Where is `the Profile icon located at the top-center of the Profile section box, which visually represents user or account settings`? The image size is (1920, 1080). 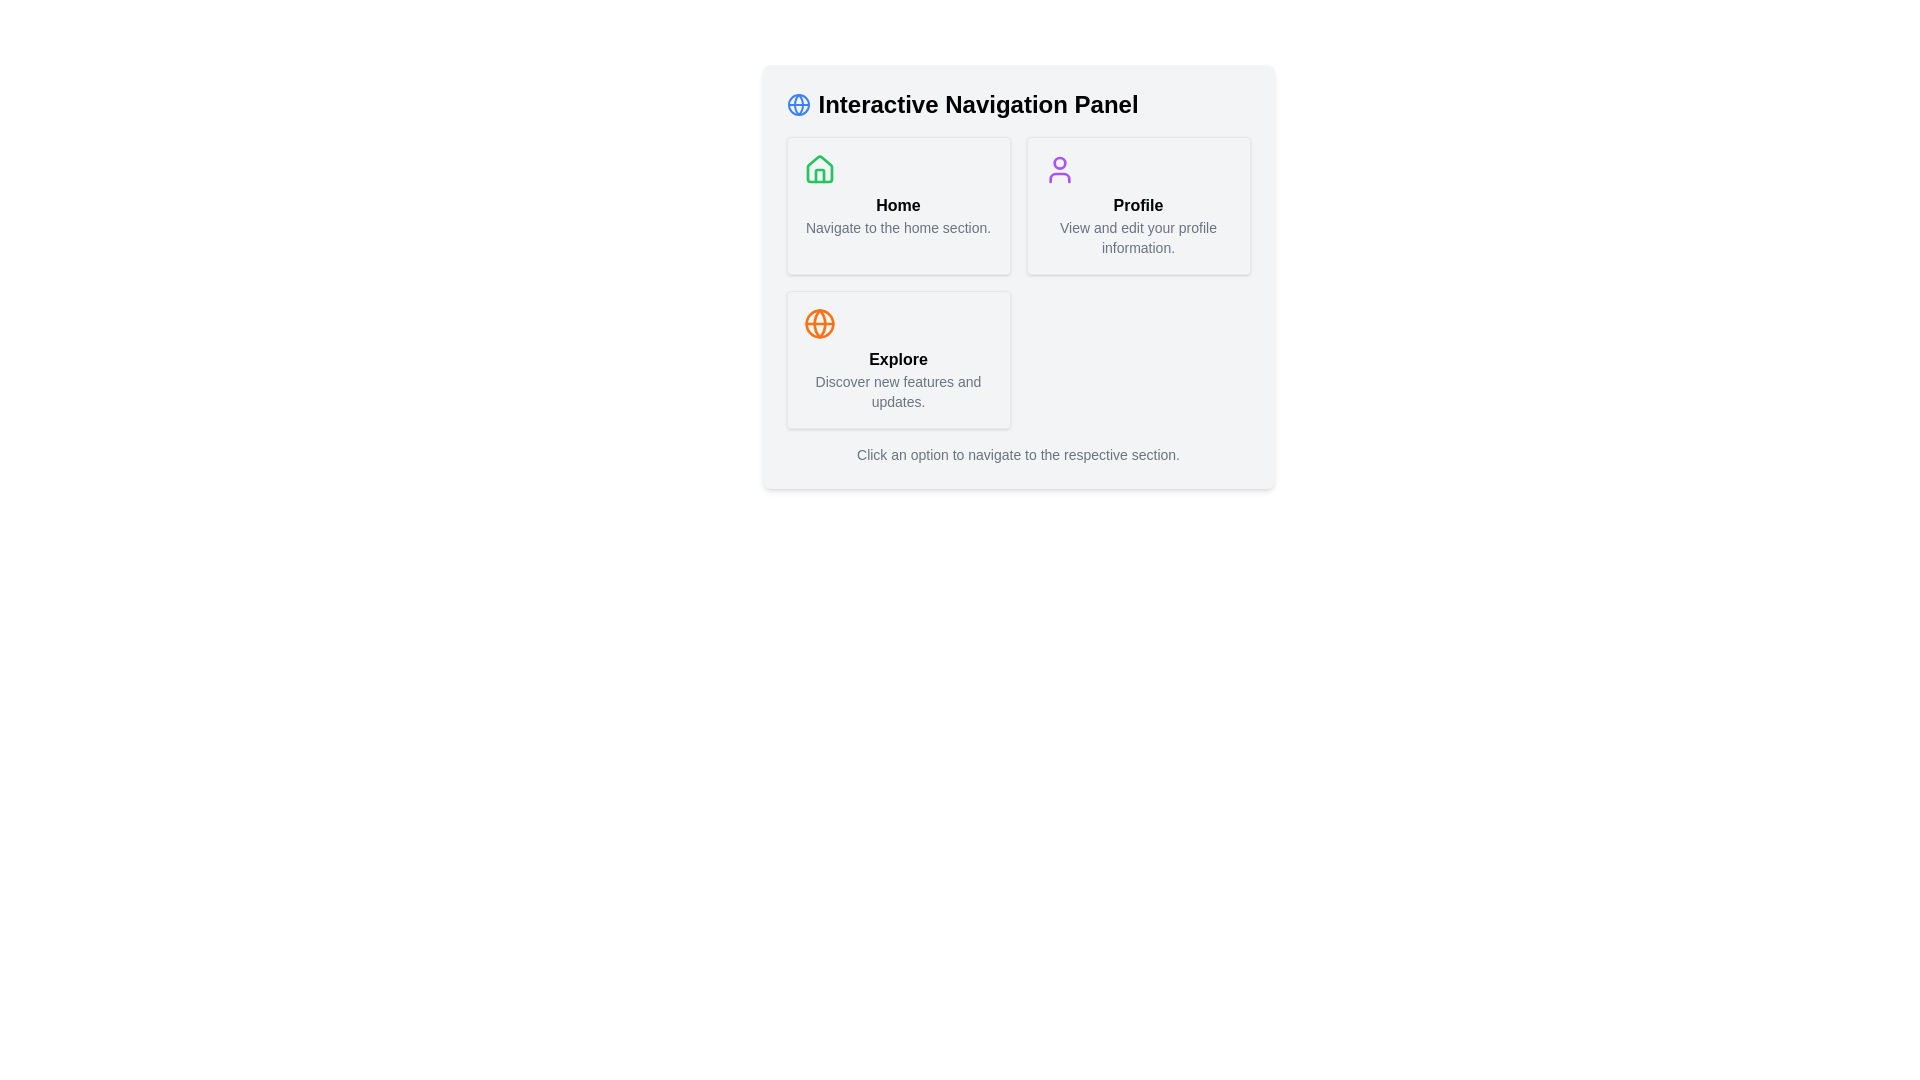 the Profile icon located at the top-center of the Profile section box, which visually represents user or account settings is located at coordinates (1058, 168).